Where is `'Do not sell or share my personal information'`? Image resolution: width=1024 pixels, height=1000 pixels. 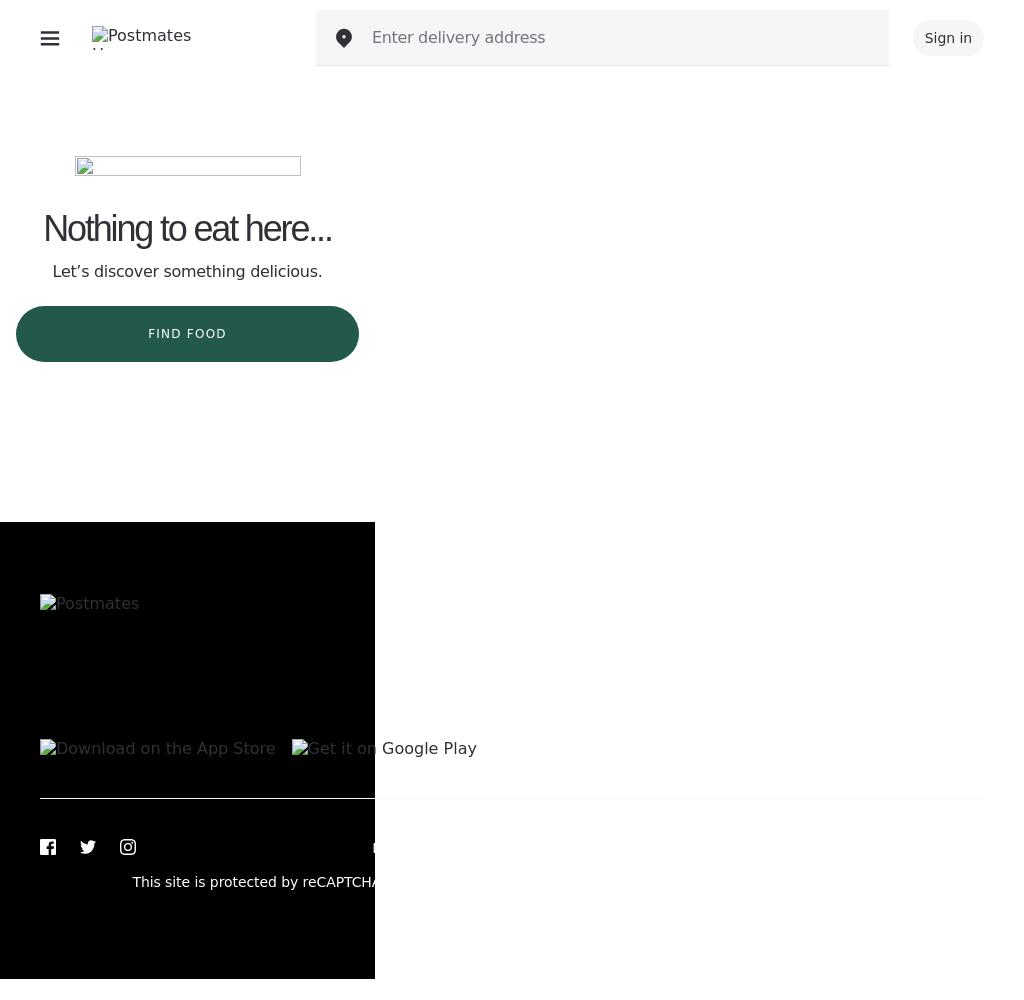 'Do not sell or share my personal information' is located at coordinates (828, 847).